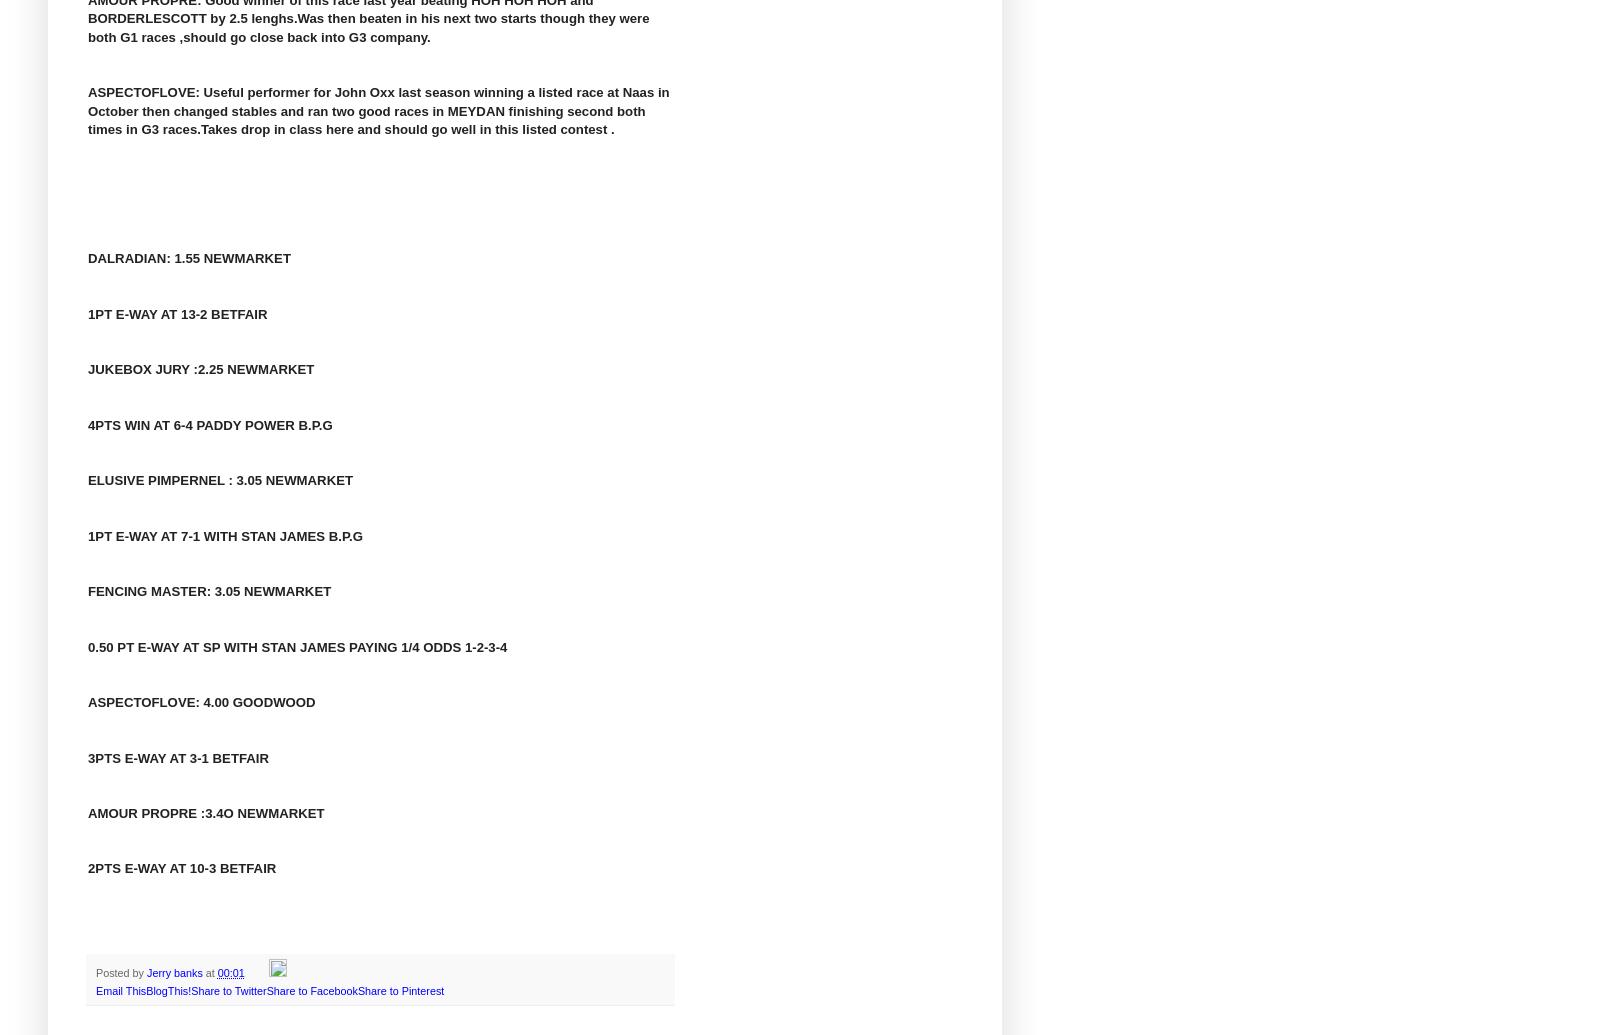 The image size is (1598, 1035). I want to click on 'at', so click(209, 972).